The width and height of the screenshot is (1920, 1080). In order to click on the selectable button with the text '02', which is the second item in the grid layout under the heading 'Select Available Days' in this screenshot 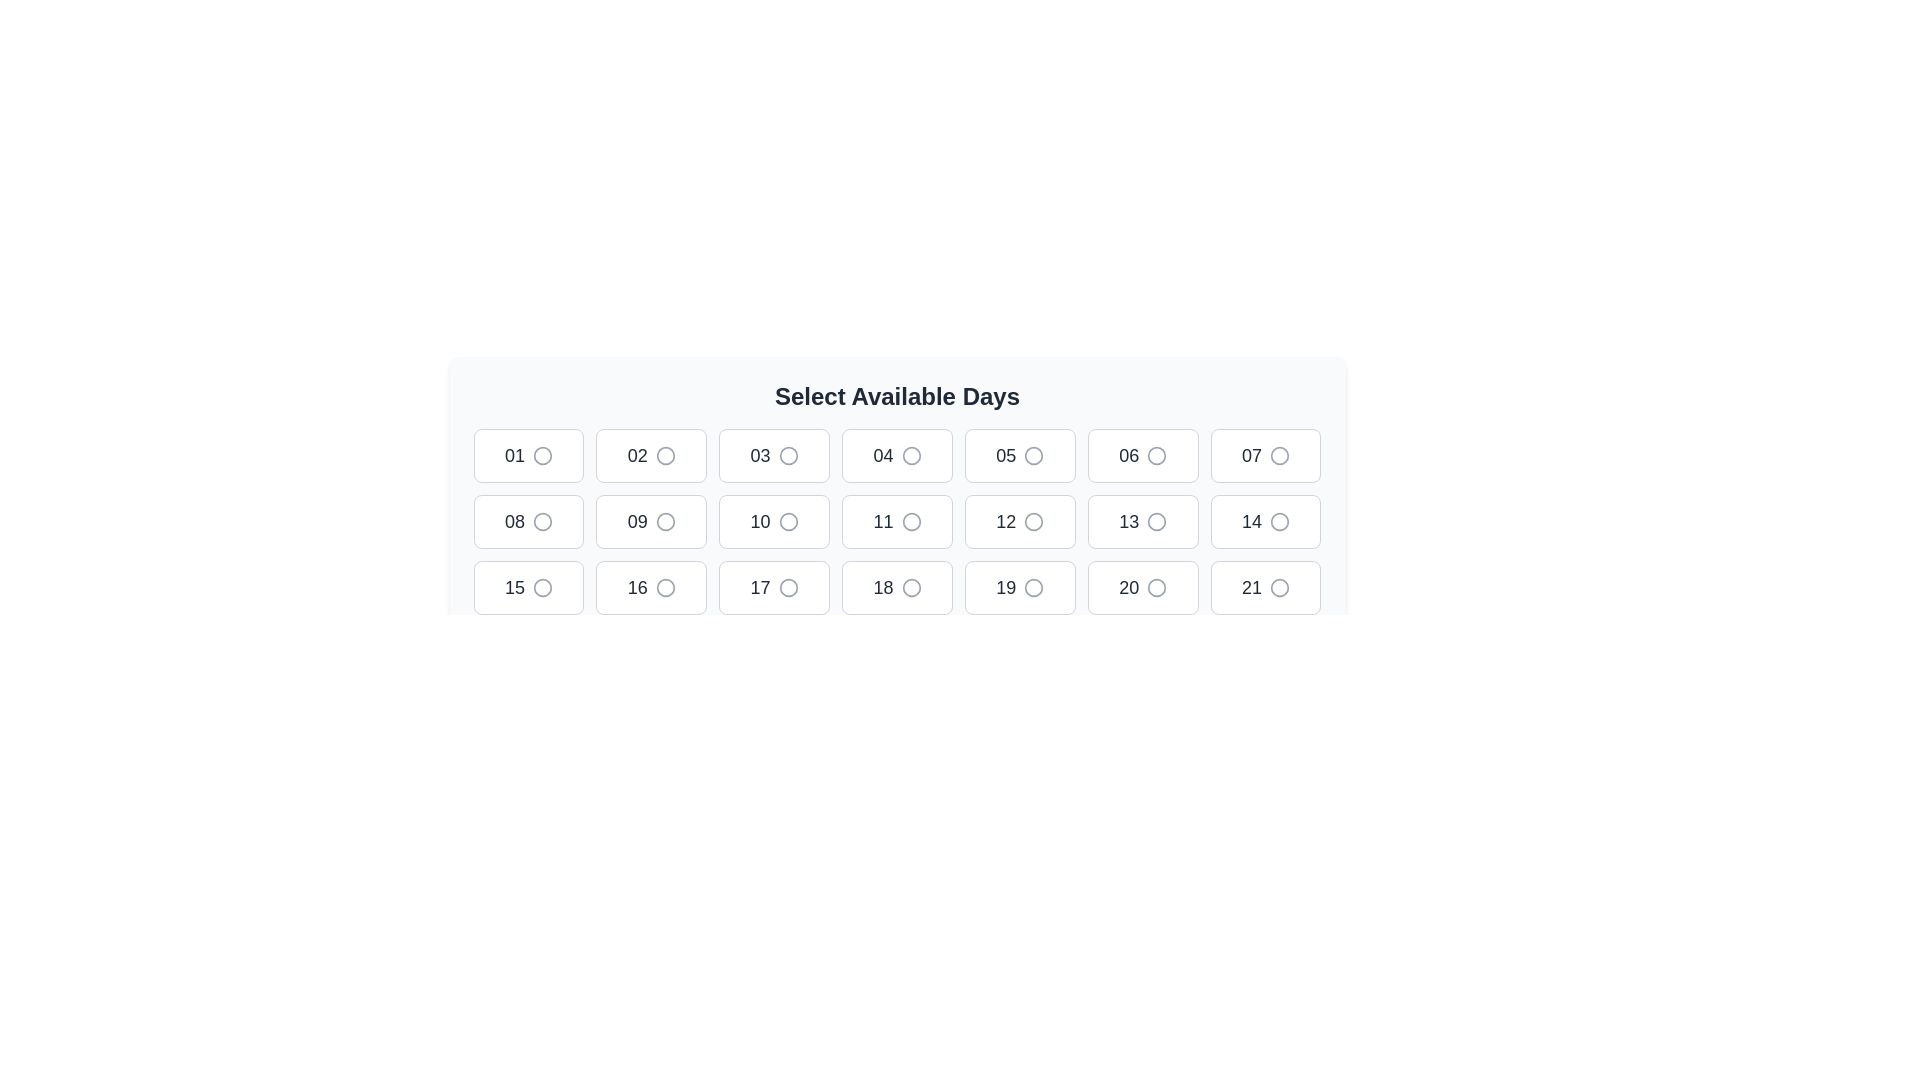, I will do `click(651, 455)`.